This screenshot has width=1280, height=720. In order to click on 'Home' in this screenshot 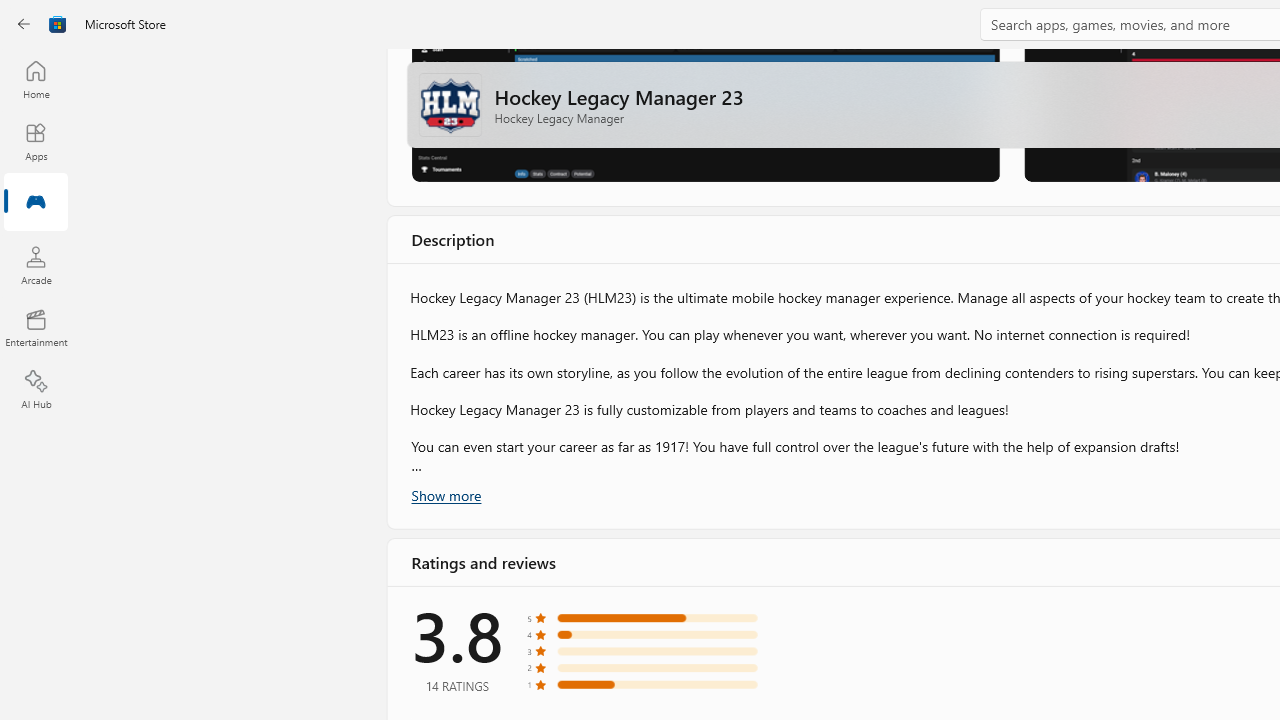, I will do `click(35, 78)`.